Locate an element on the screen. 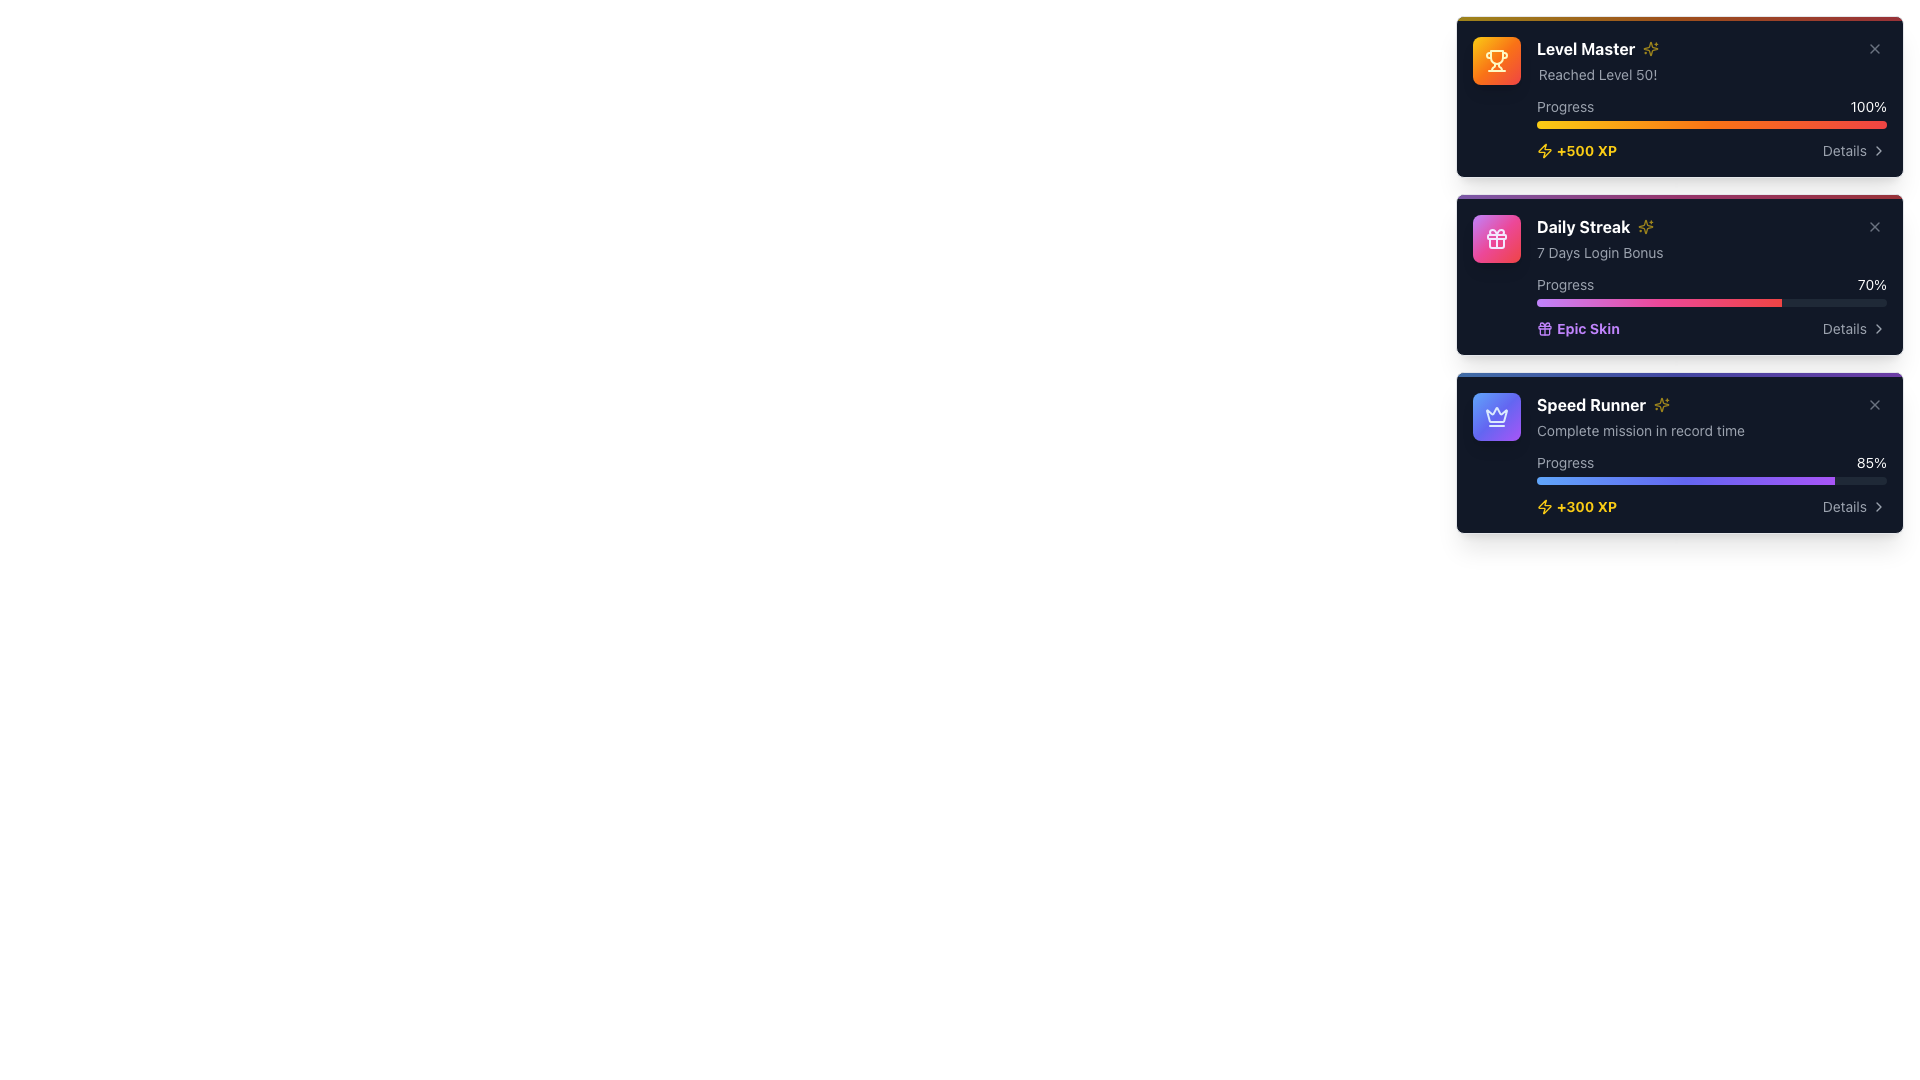  the glowing golden-yellow star-like icon located in the top-right notification card next to the heading text 'Level Master' is located at coordinates (1646, 226).